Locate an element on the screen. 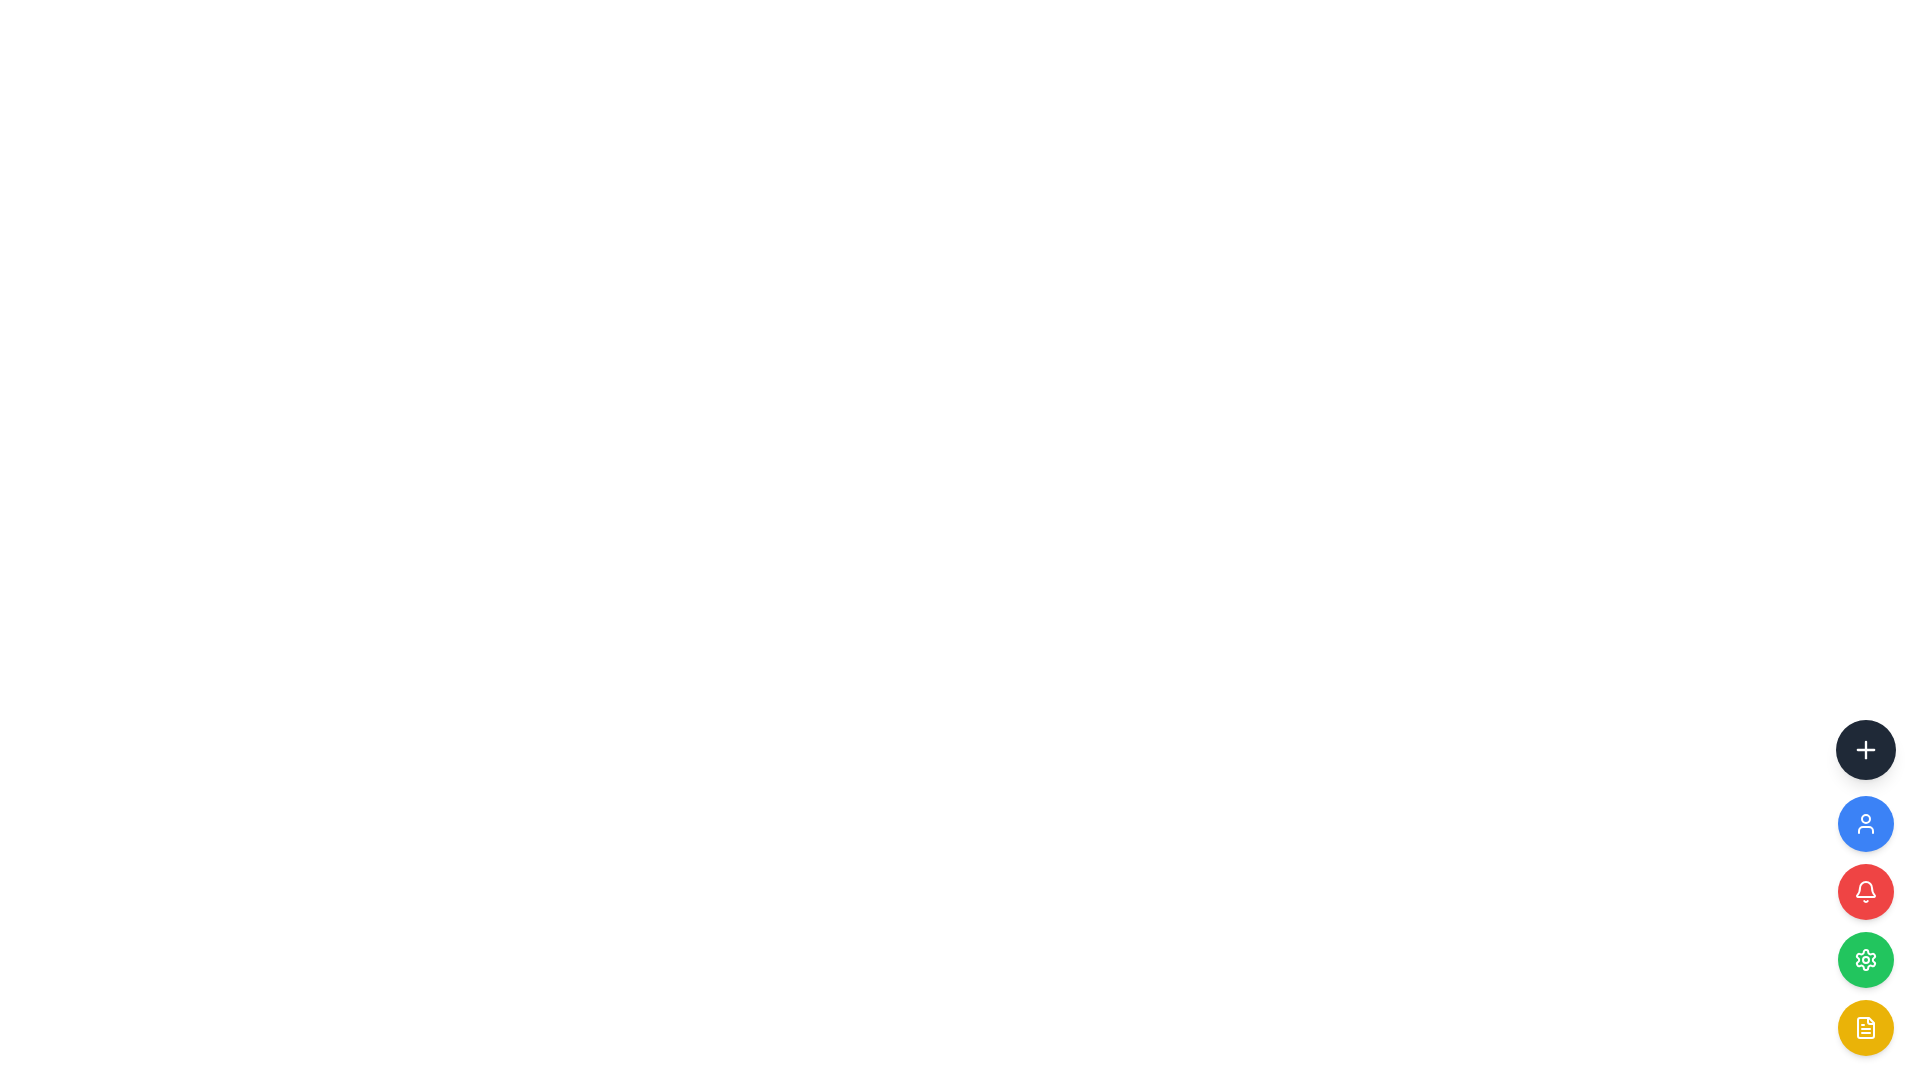 Image resolution: width=1920 pixels, height=1080 pixels. the toggle button located at the bottom right of the interface is located at coordinates (1865, 749).